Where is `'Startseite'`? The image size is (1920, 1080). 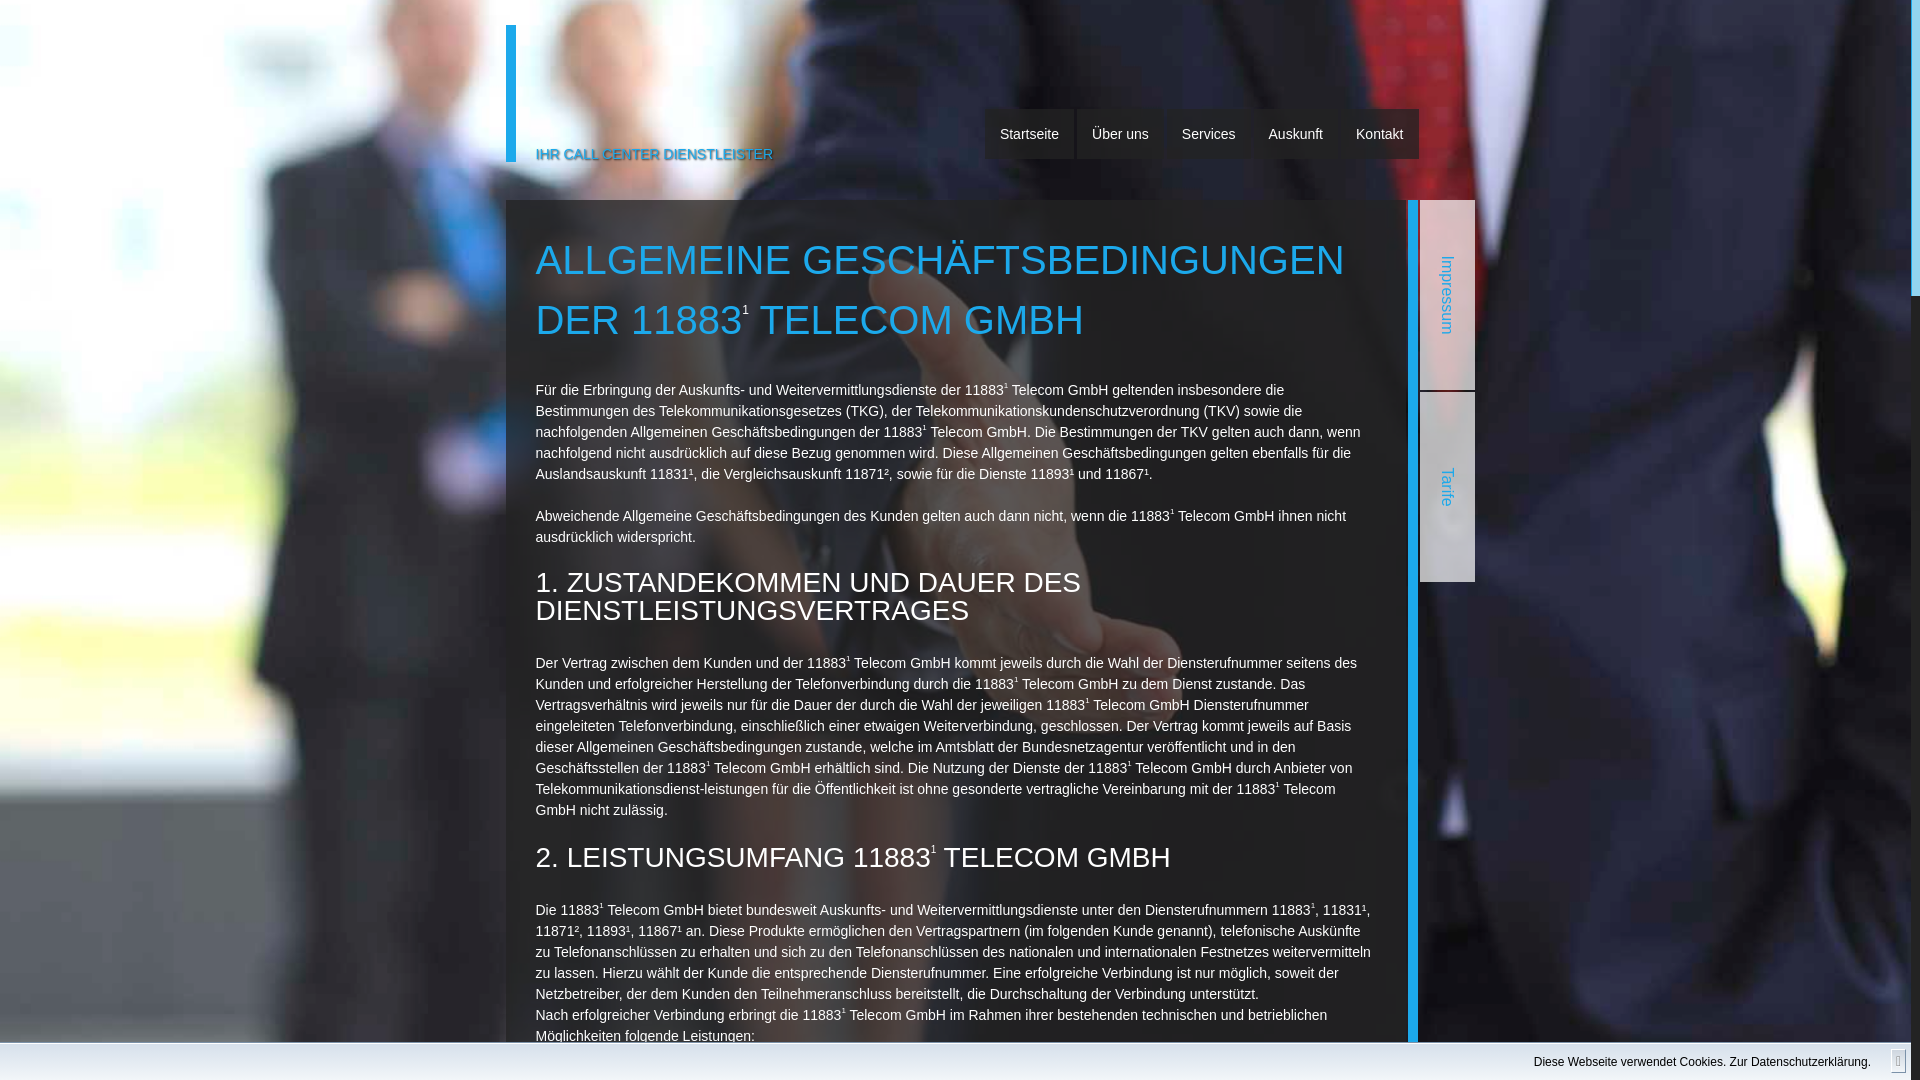 'Startseite' is located at coordinates (1029, 134).